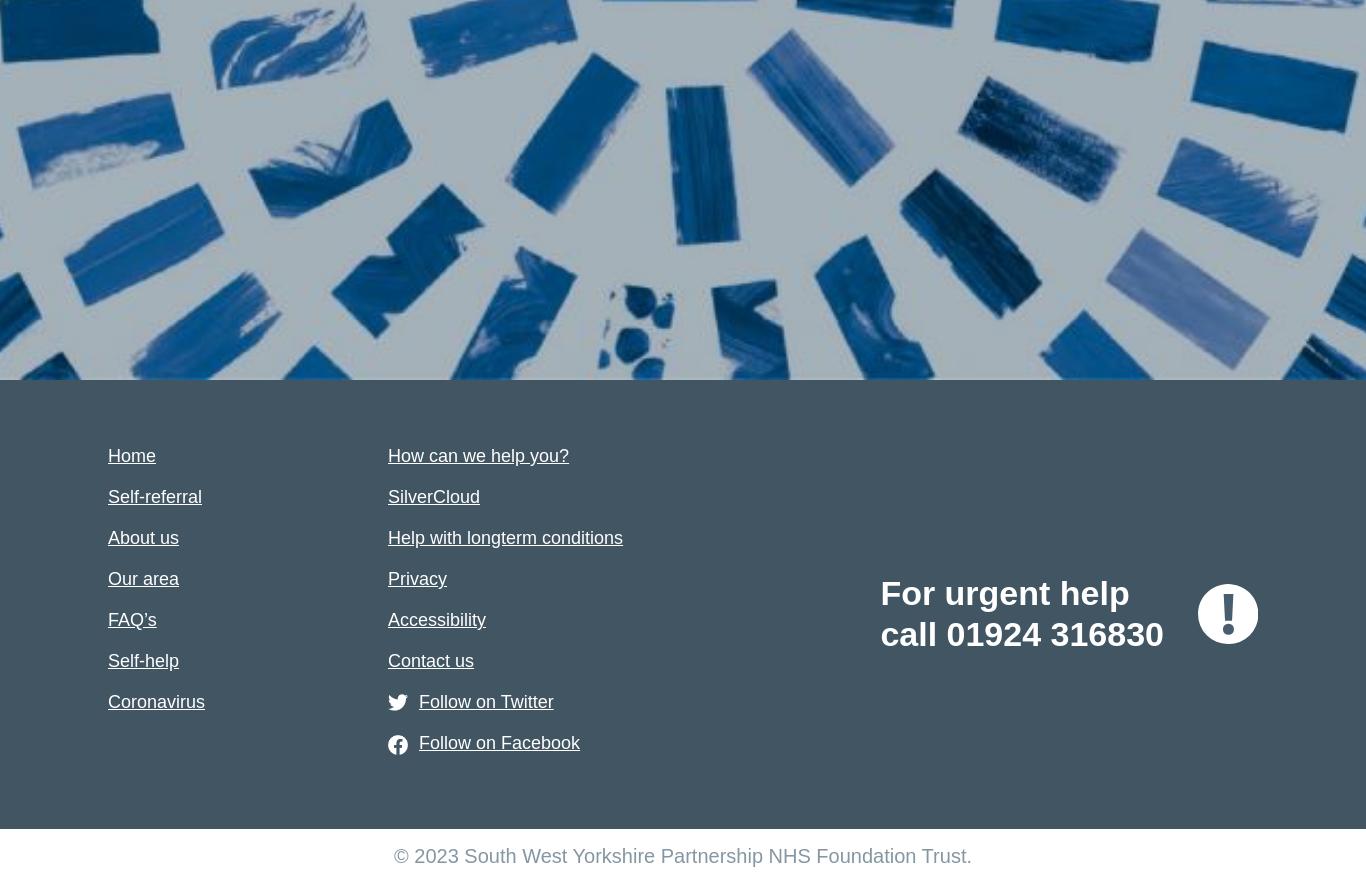 The image size is (1366, 883). I want to click on 'call 01924 316830', so click(1022, 633).